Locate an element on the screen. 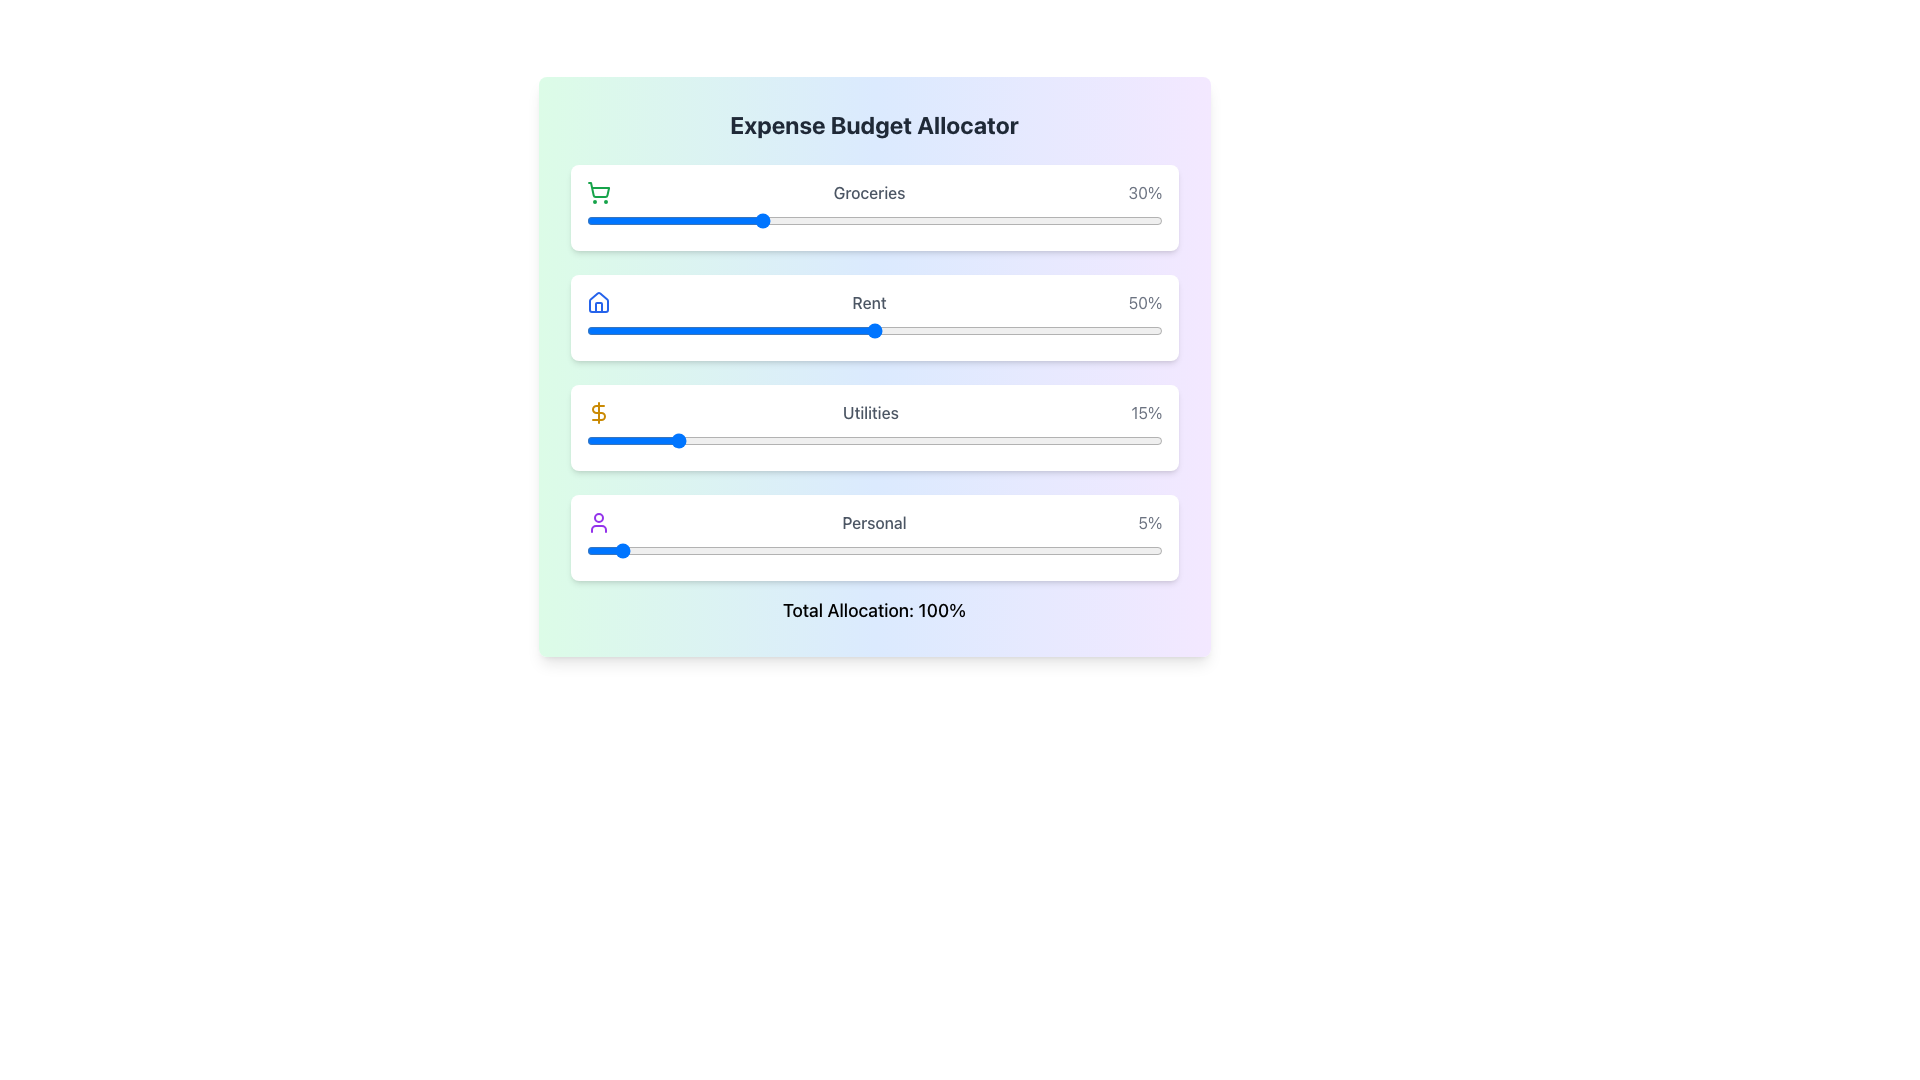 The width and height of the screenshot is (1920, 1080). the Utilities slider is located at coordinates (602, 439).